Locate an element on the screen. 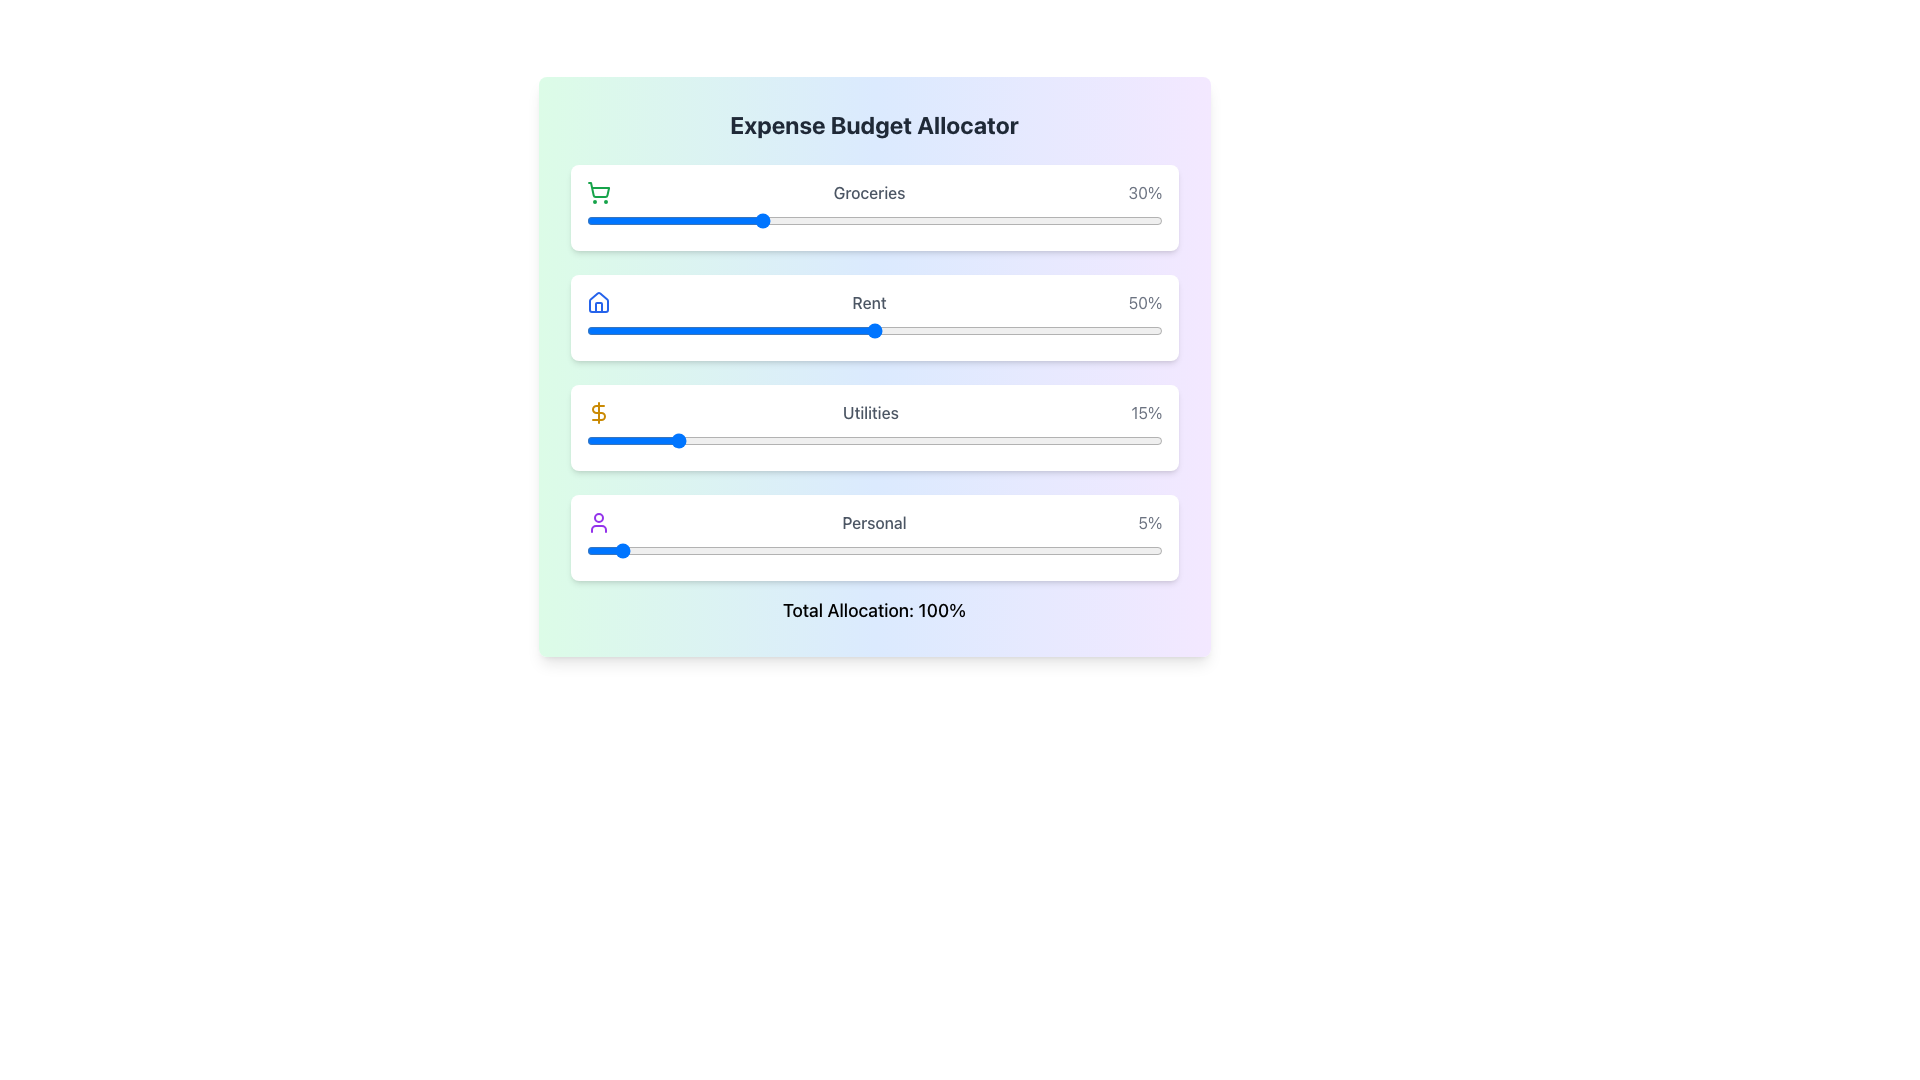 The width and height of the screenshot is (1920, 1080). the Utilities slider is located at coordinates (602, 439).